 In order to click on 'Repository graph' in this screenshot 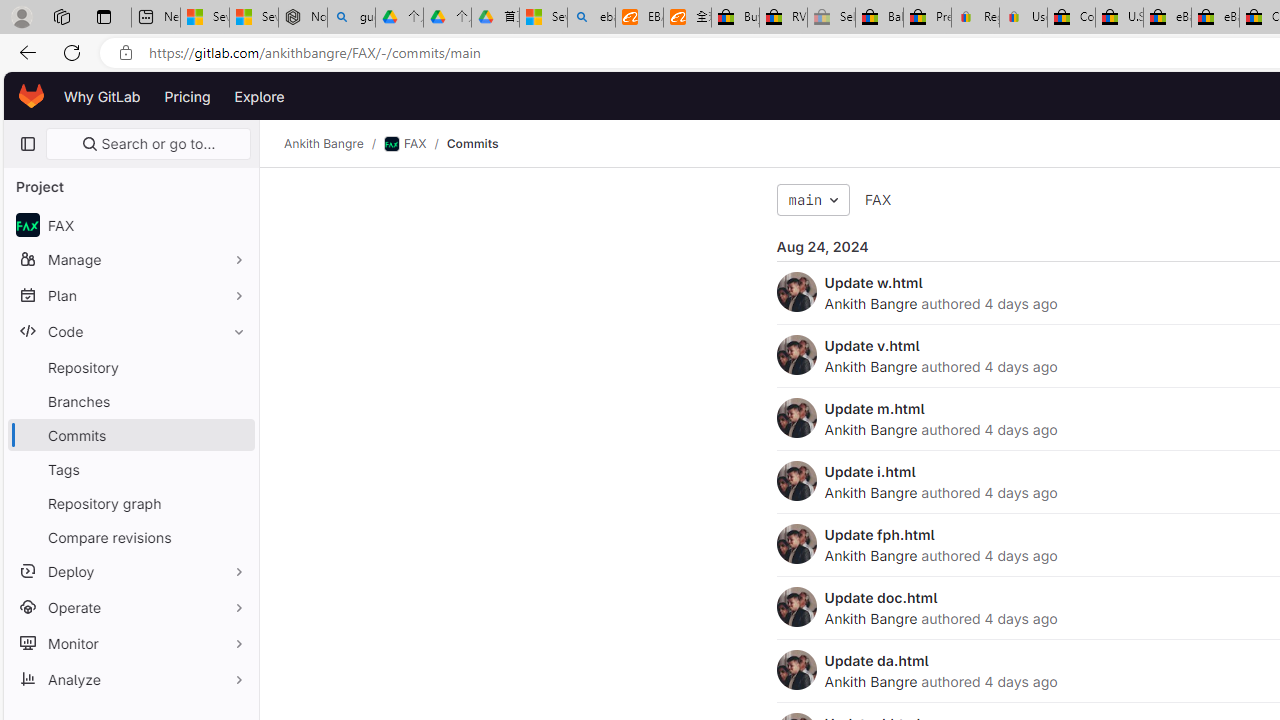, I will do `click(130, 501)`.